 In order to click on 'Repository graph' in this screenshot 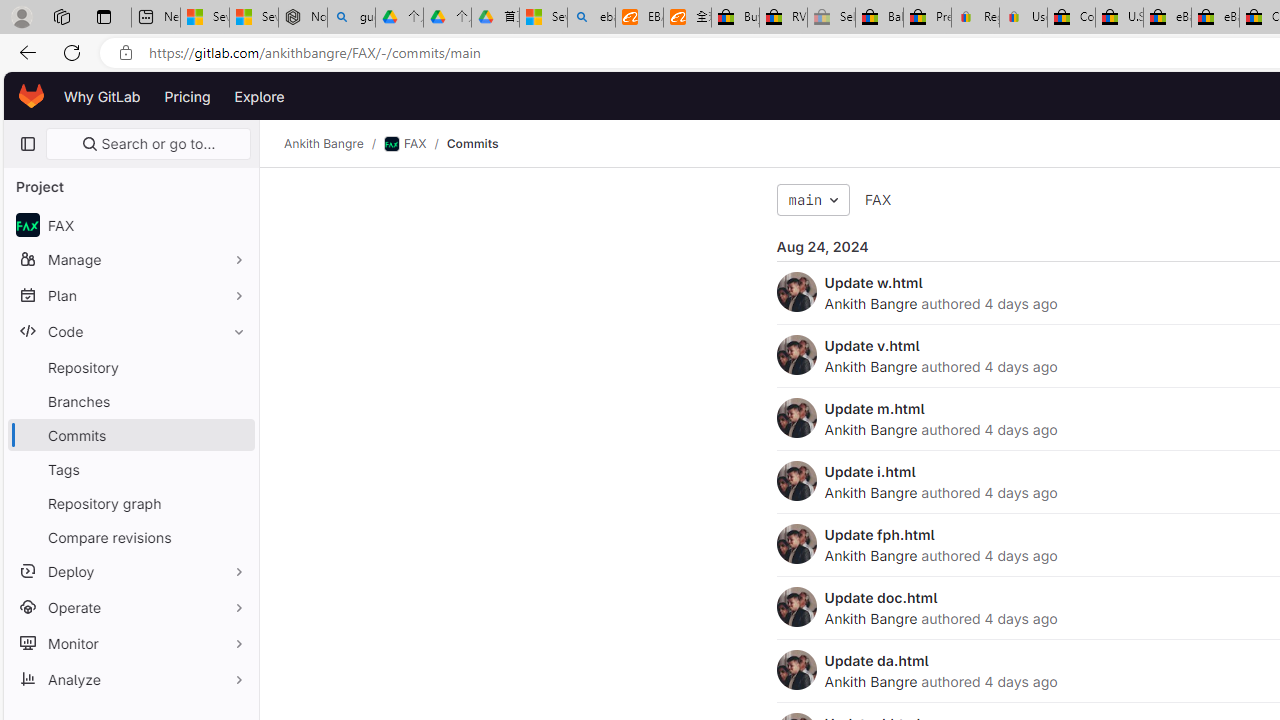, I will do `click(130, 501)`.